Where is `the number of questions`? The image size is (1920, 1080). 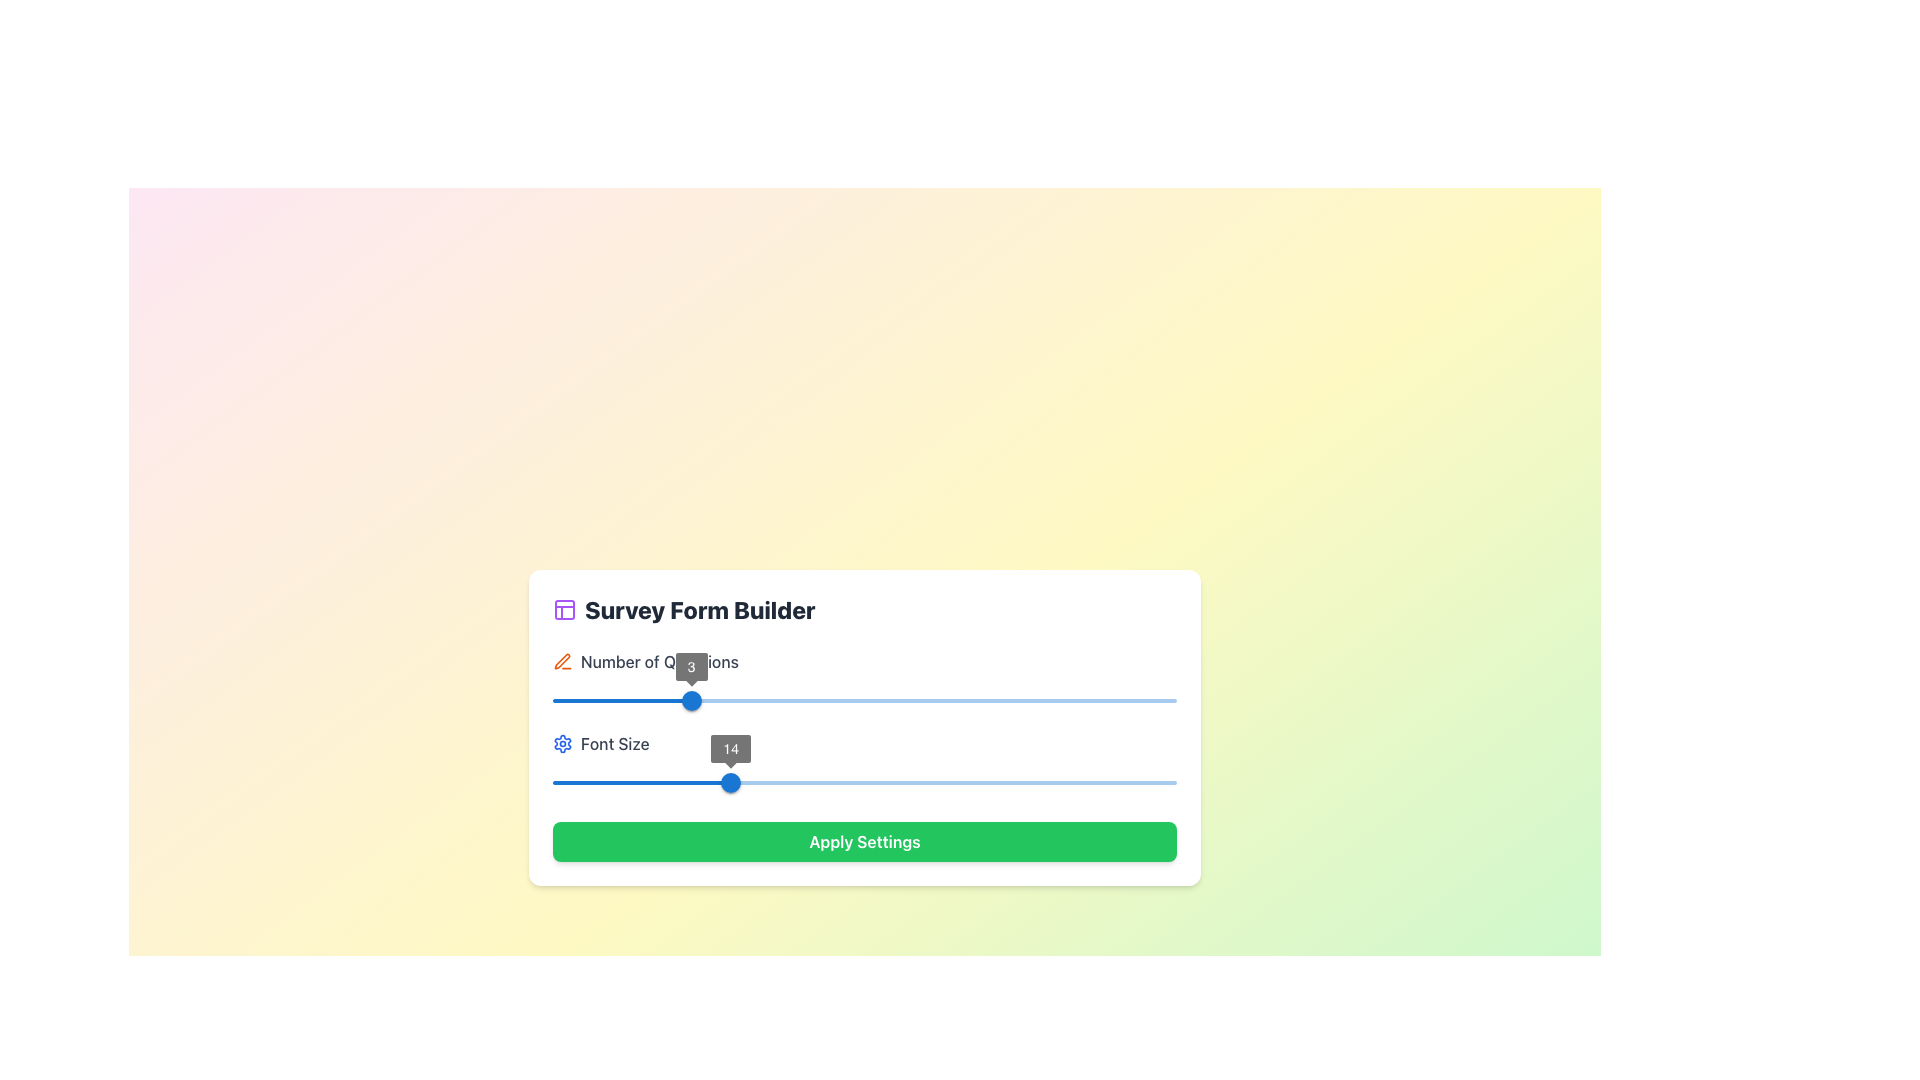
the number of questions is located at coordinates (688, 700).